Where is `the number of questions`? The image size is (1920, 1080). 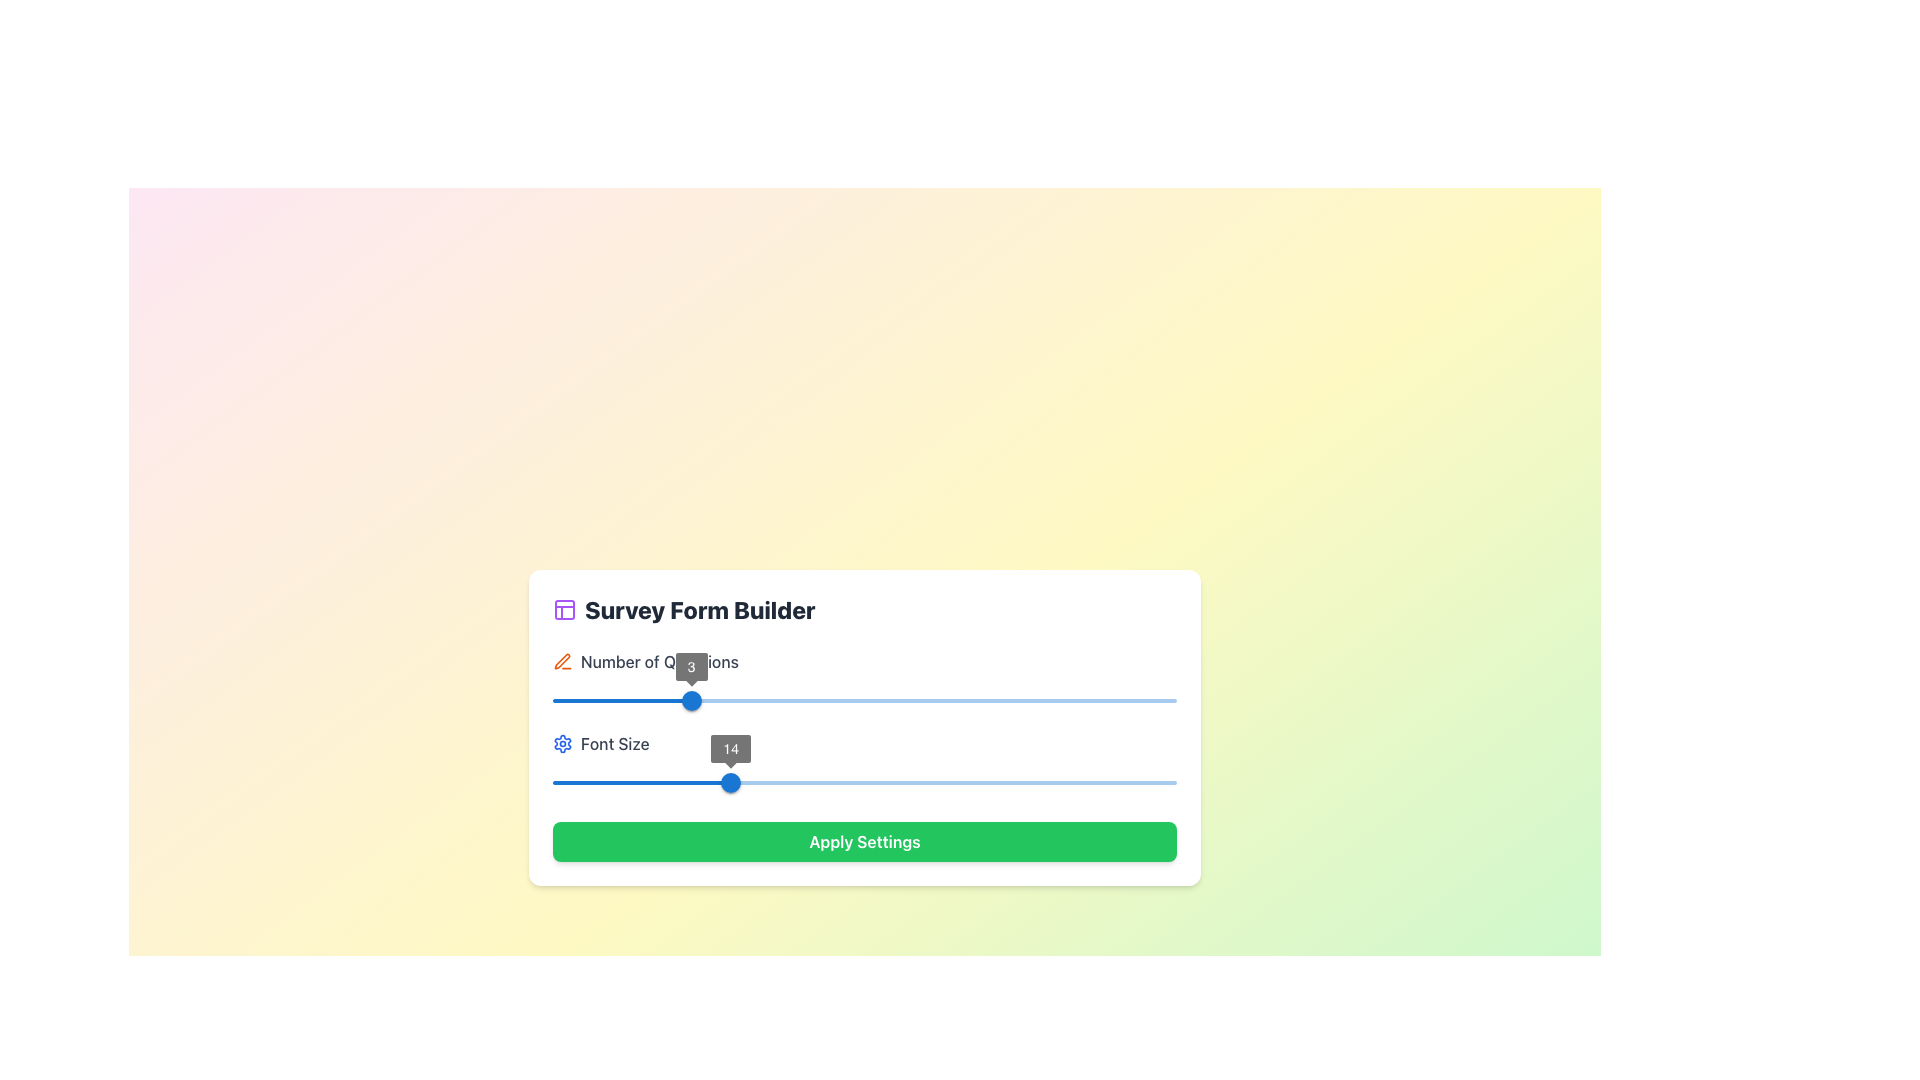
the number of questions is located at coordinates (688, 700).